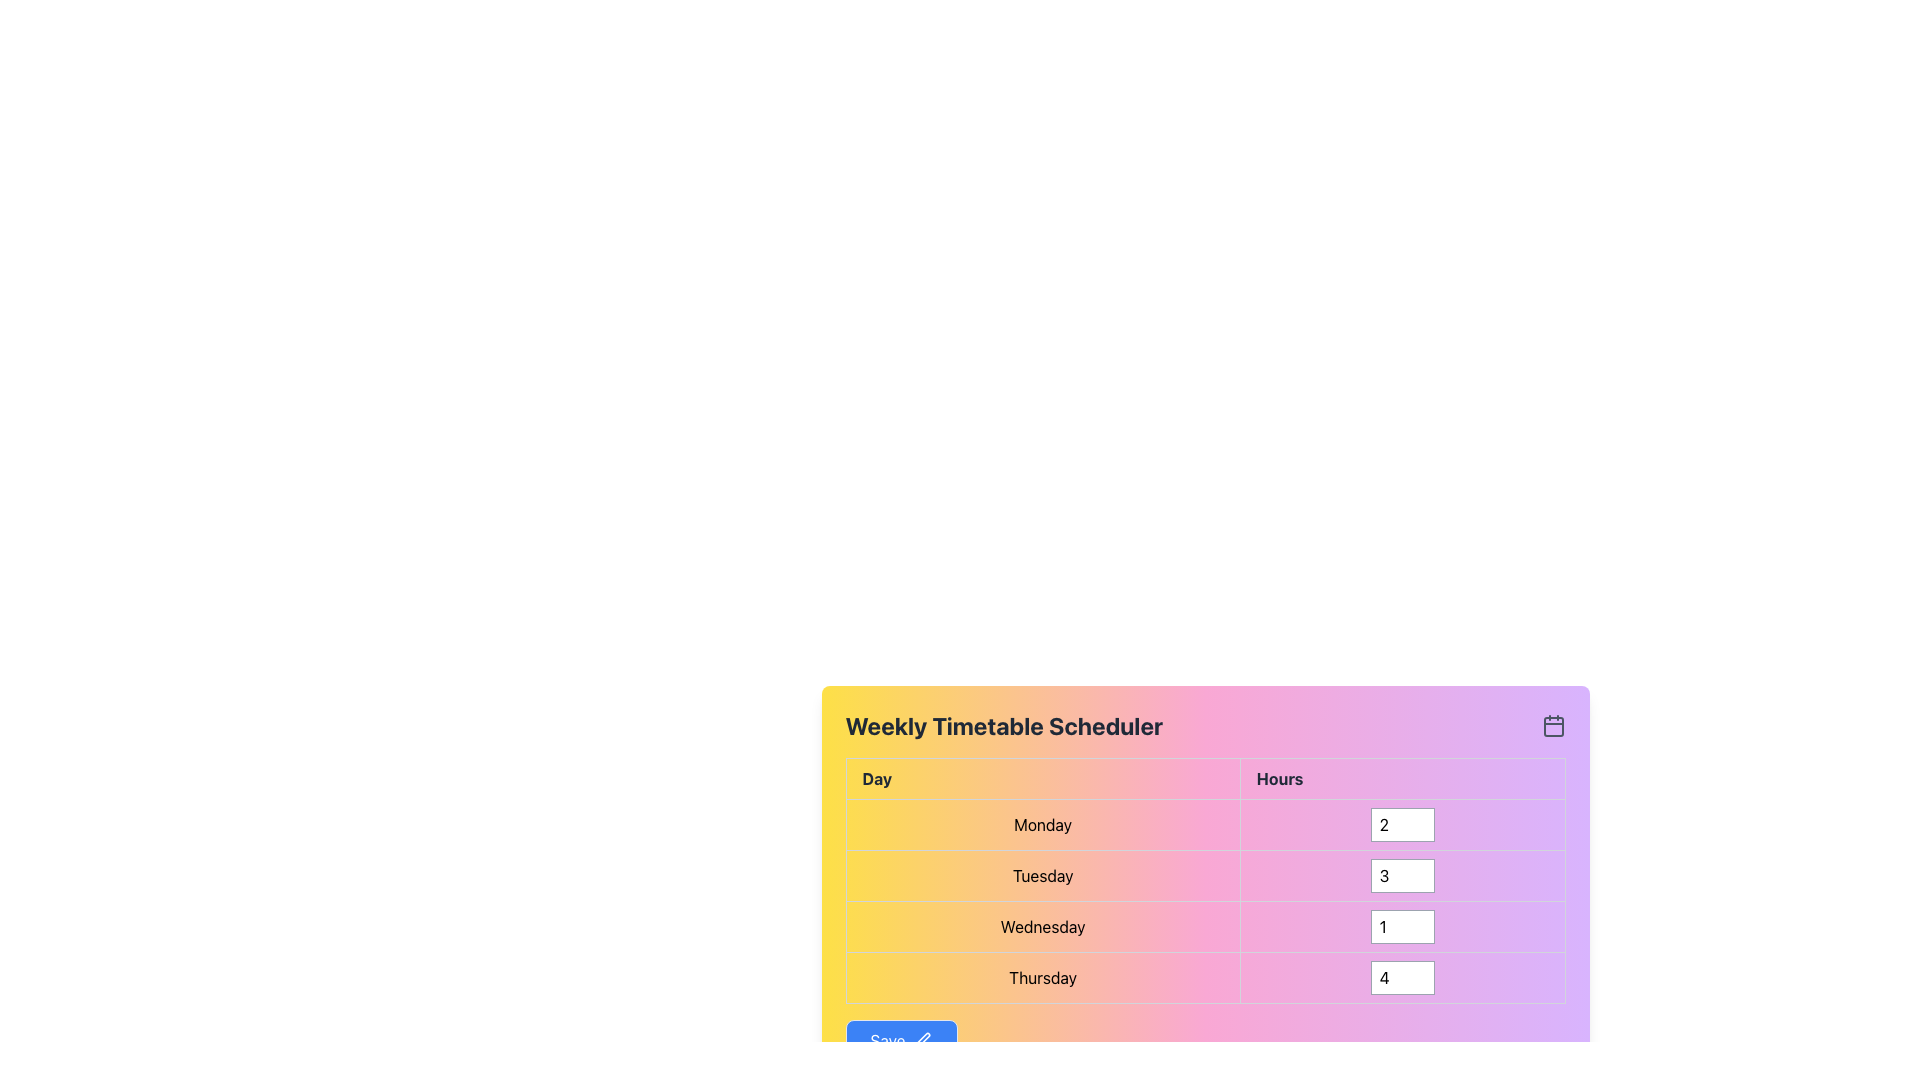  I want to click on the numerical input box displaying '4' located in the last row under the 'Hours' column of the weekly scheduler interface to focus it, so click(1401, 977).